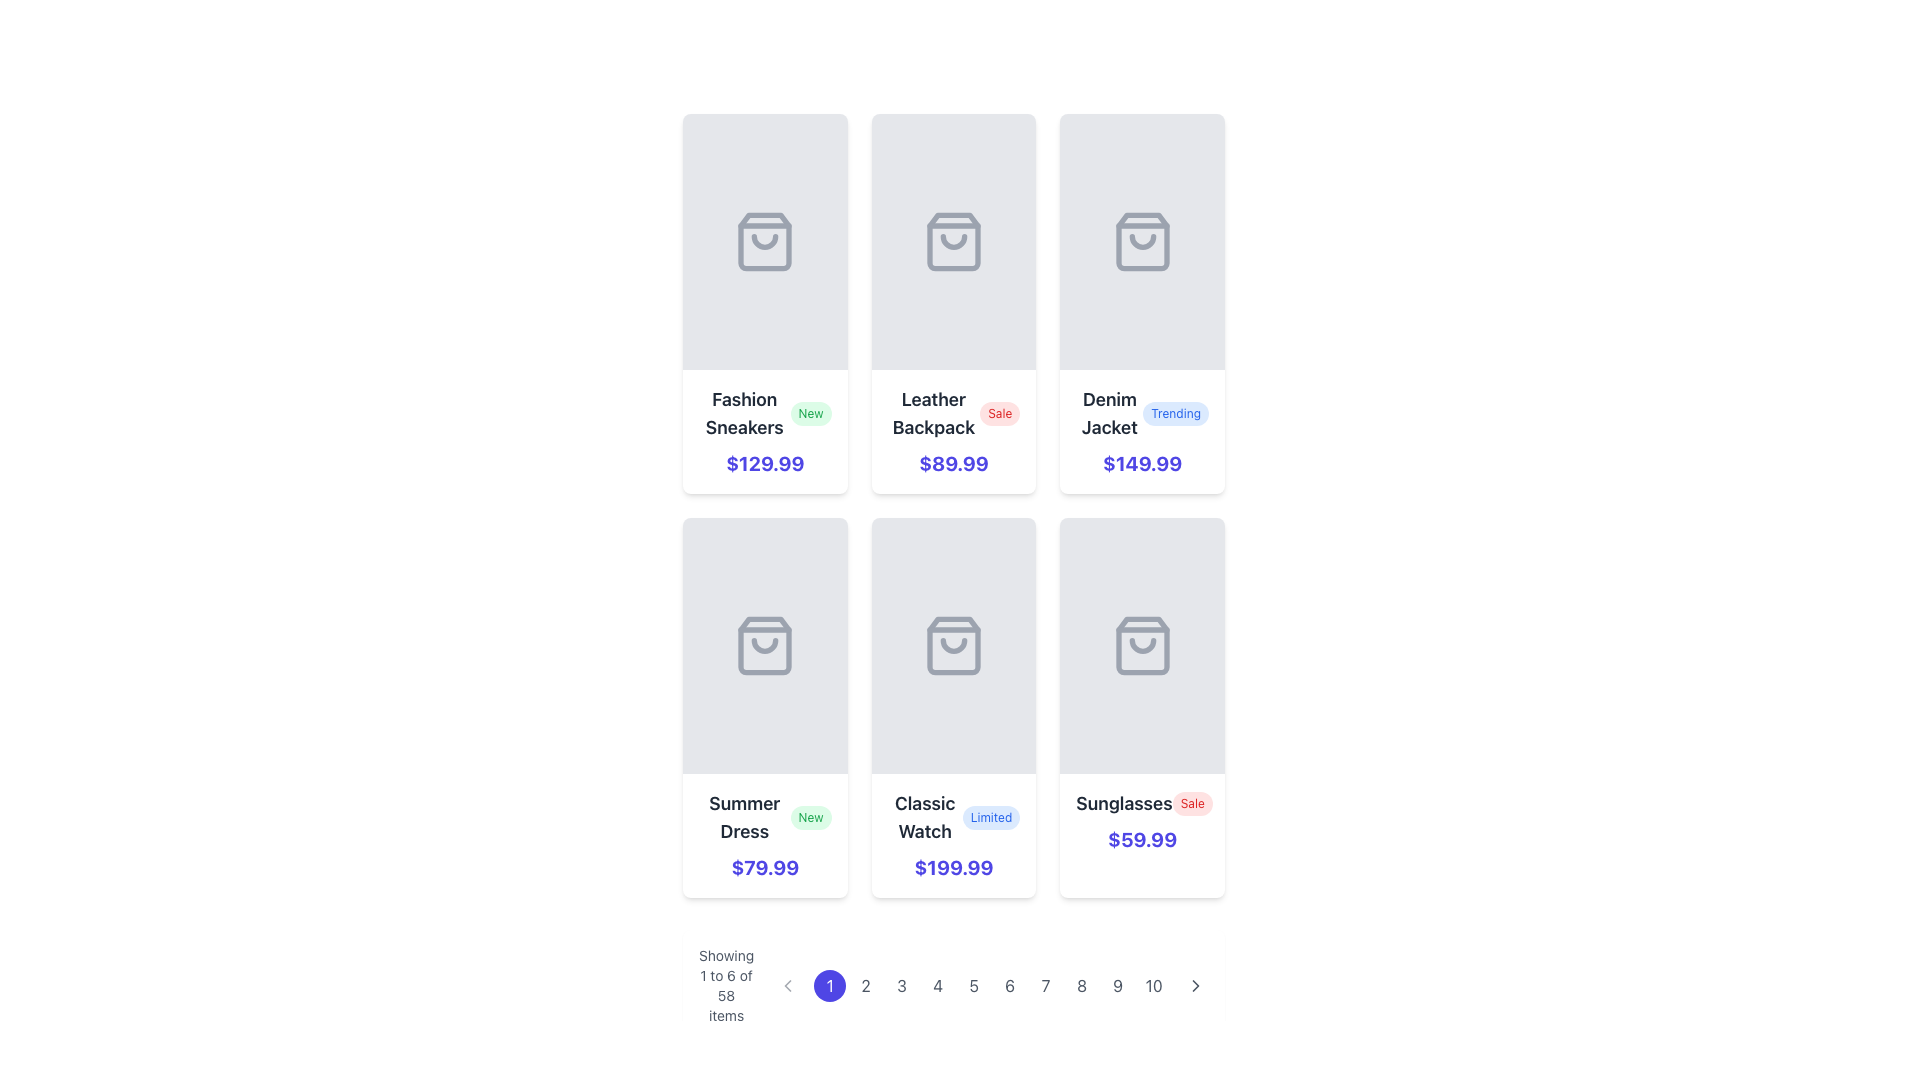 The height and width of the screenshot is (1080, 1920). What do you see at coordinates (1142, 840) in the screenshot?
I see `price displayed in the bold, large blue indigo Text Label showing '$59.99', located below the 'Sunglasses' description text in the product card` at bounding box center [1142, 840].